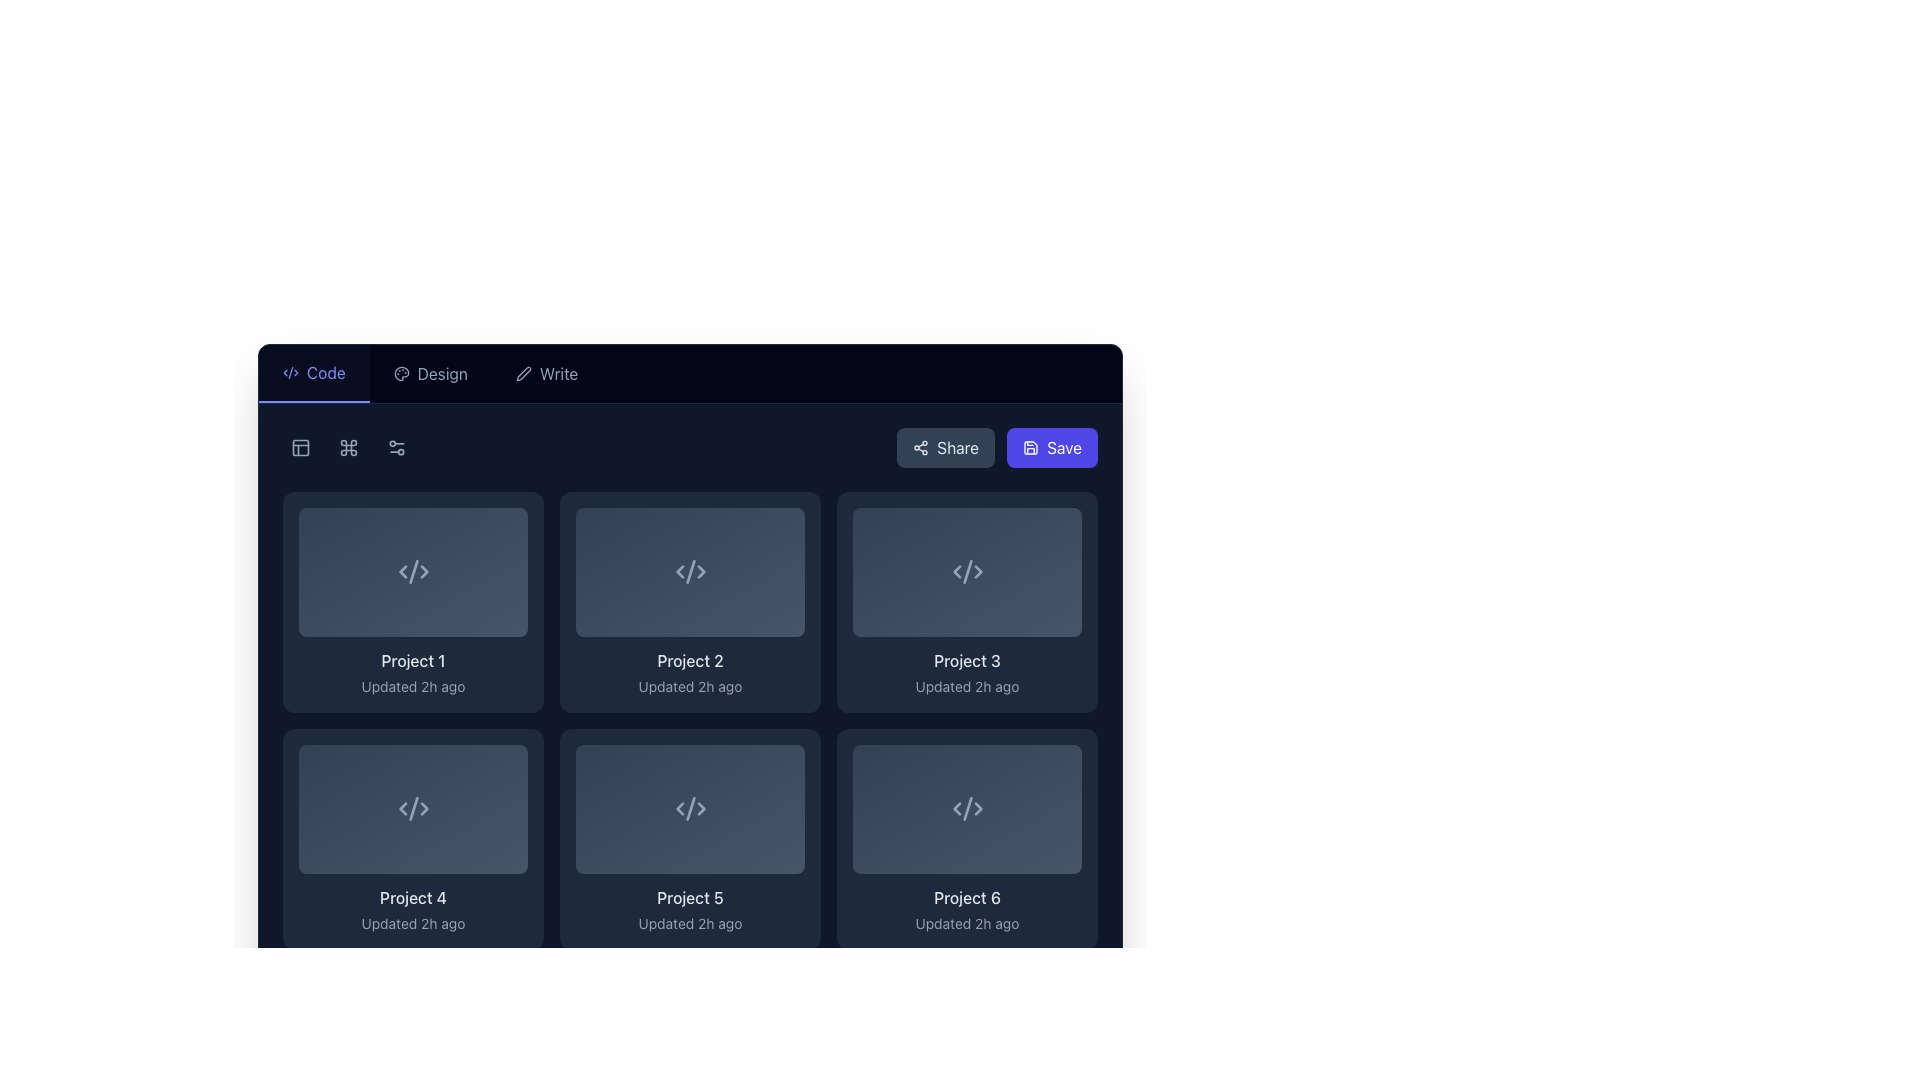 Image resolution: width=1920 pixels, height=1080 pixels. What do you see at coordinates (690, 923) in the screenshot?
I see `text label that informs users about the last update time of the project titled 'Project 5', which is centrally aligned below the heading and located at the bottom of the card component` at bounding box center [690, 923].